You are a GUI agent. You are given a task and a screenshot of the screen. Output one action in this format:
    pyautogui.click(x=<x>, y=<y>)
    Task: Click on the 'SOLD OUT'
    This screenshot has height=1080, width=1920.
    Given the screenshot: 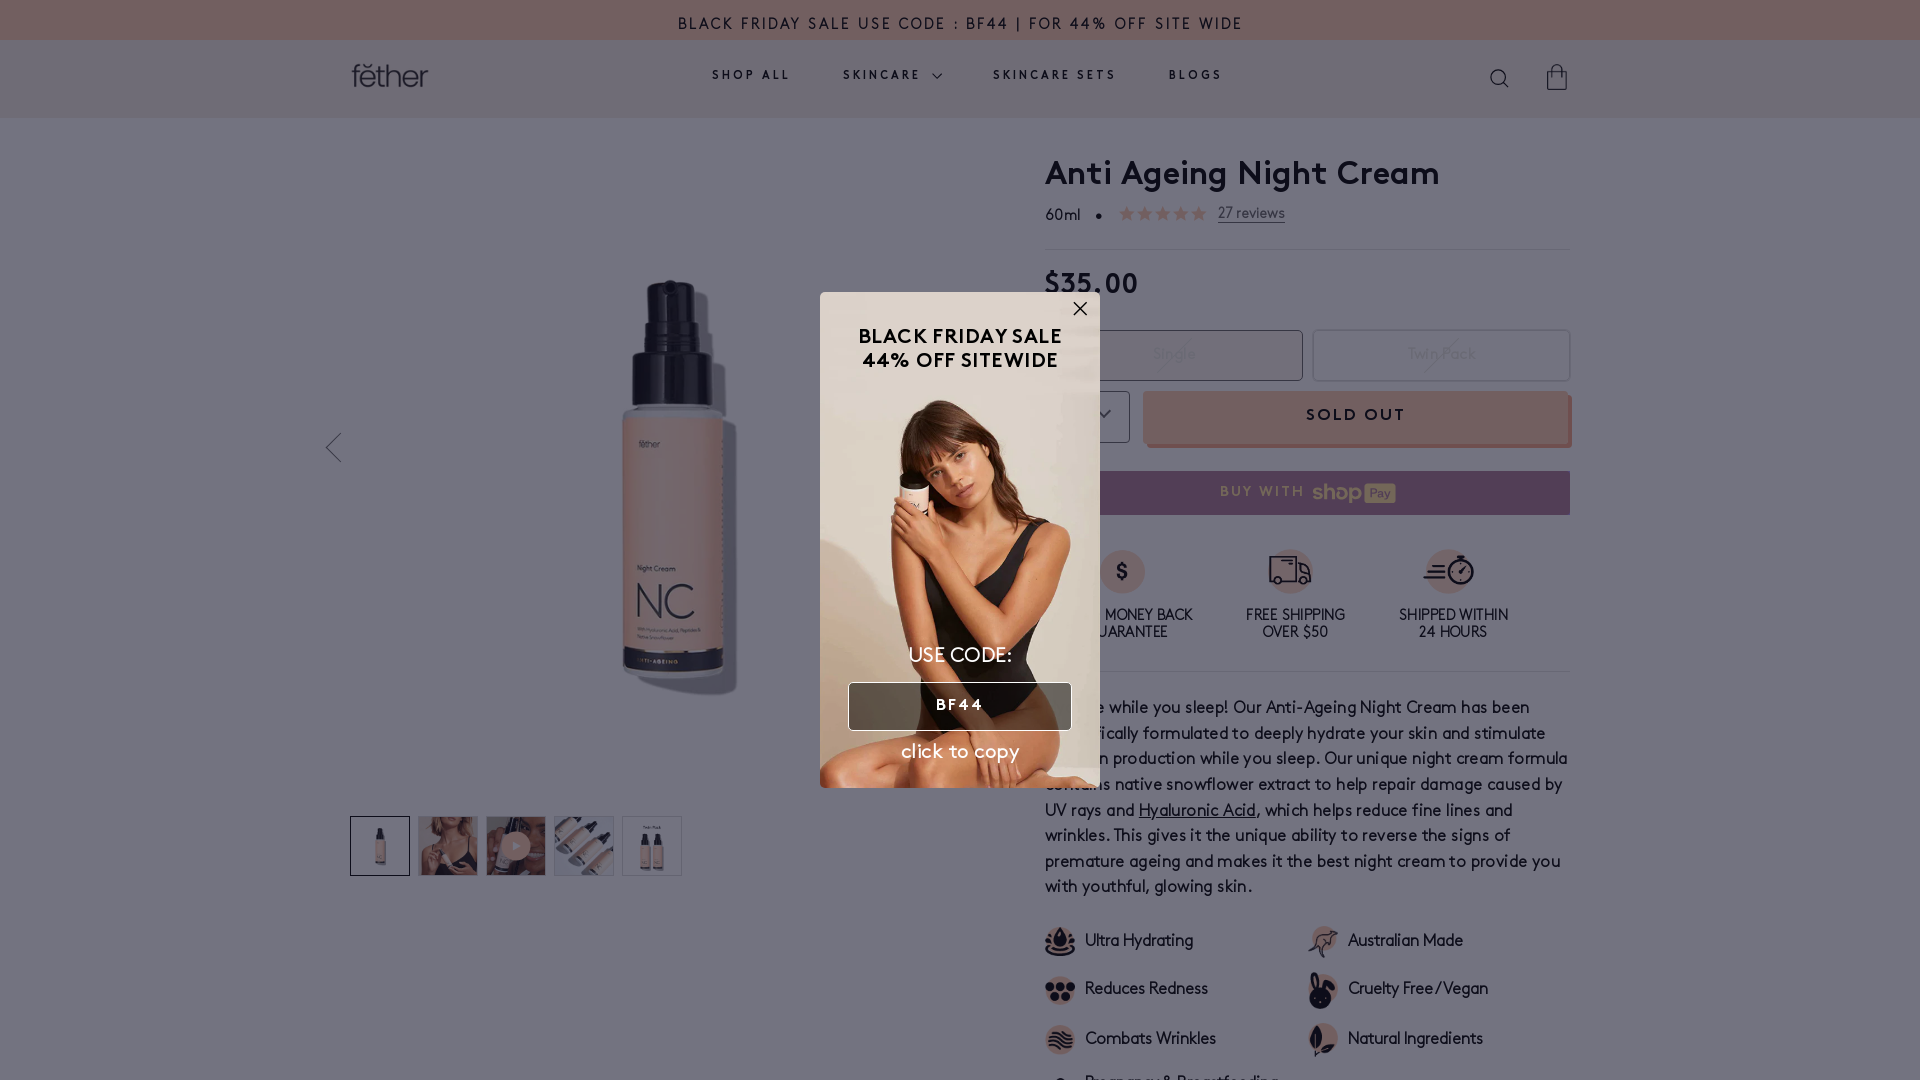 What is the action you would take?
    pyautogui.click(x=1355, y=416)
    